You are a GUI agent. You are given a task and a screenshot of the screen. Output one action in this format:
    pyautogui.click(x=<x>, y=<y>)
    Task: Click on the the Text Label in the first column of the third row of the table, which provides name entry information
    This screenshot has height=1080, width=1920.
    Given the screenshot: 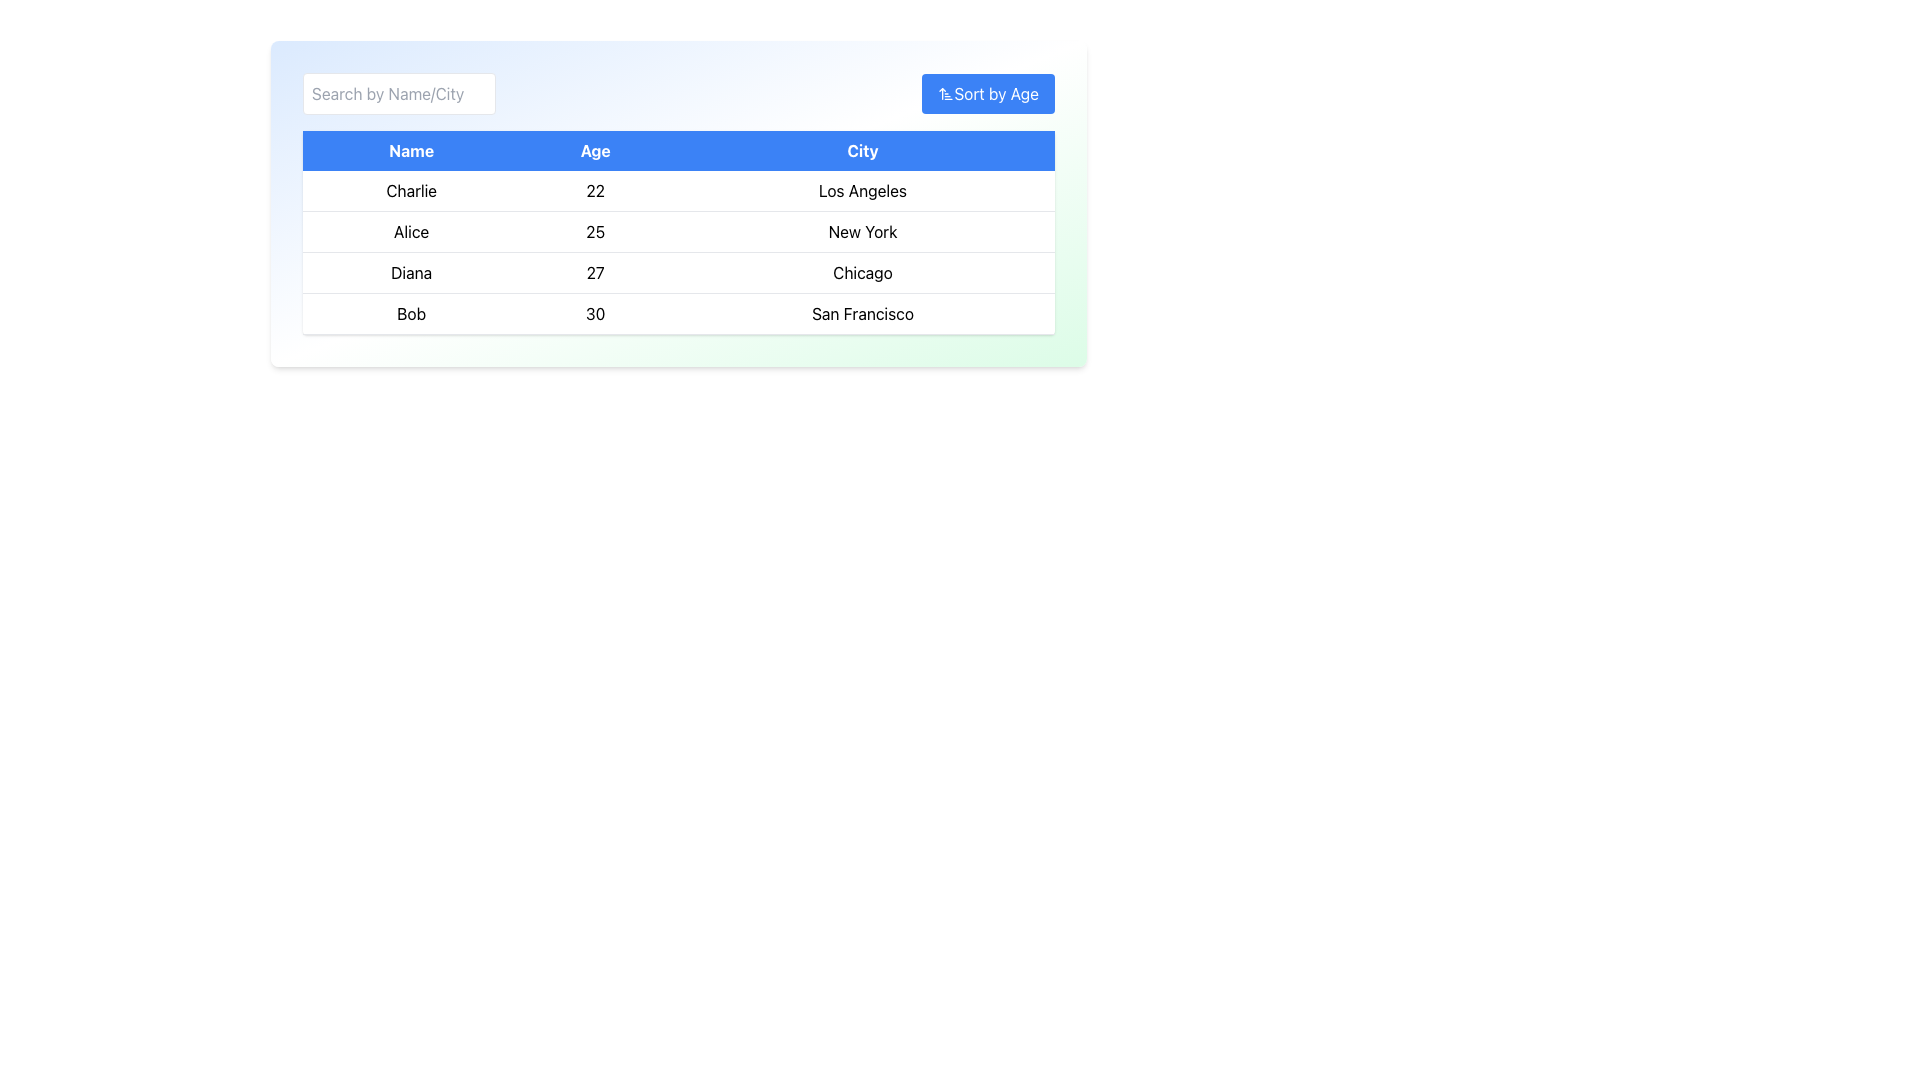 What is the action you would take?
    pyautogui.click(x=410, y=273)
    